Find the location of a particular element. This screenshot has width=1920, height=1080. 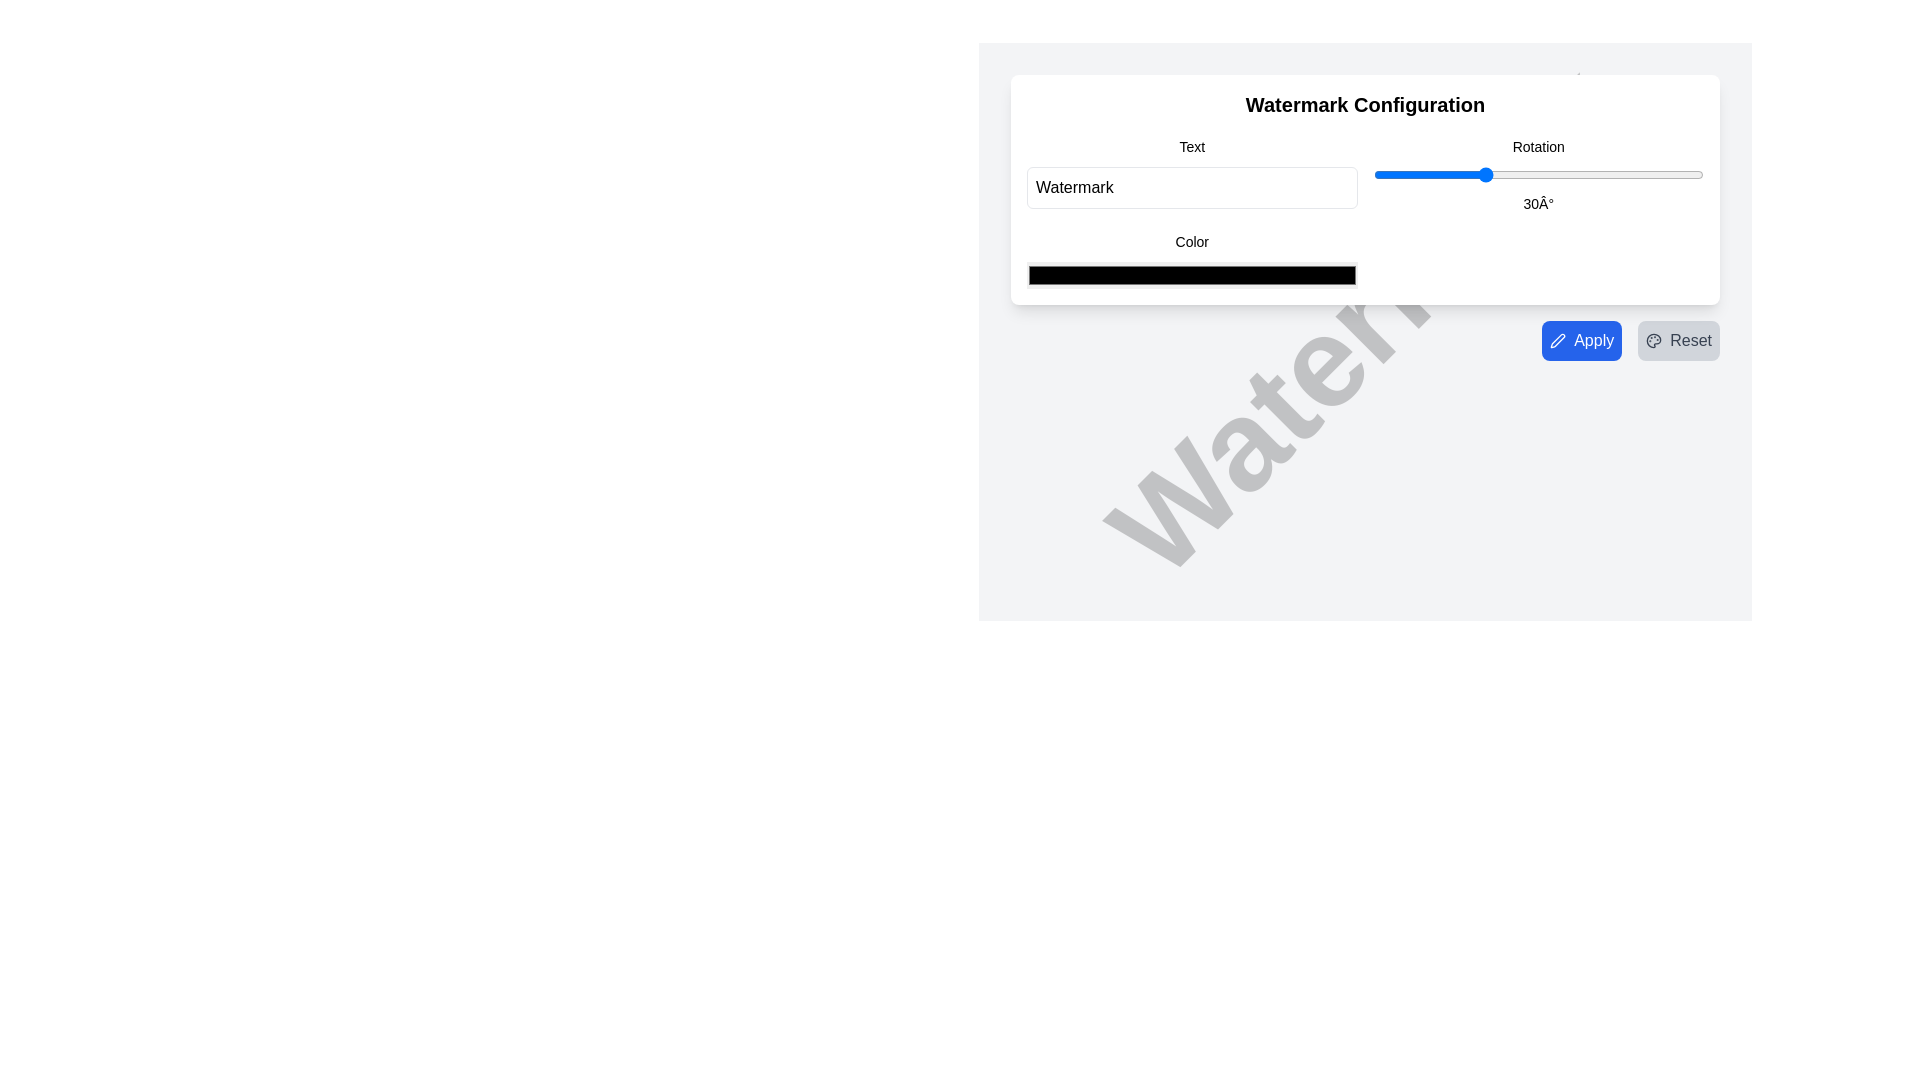

rotation is located at coordinates (1461, 173).